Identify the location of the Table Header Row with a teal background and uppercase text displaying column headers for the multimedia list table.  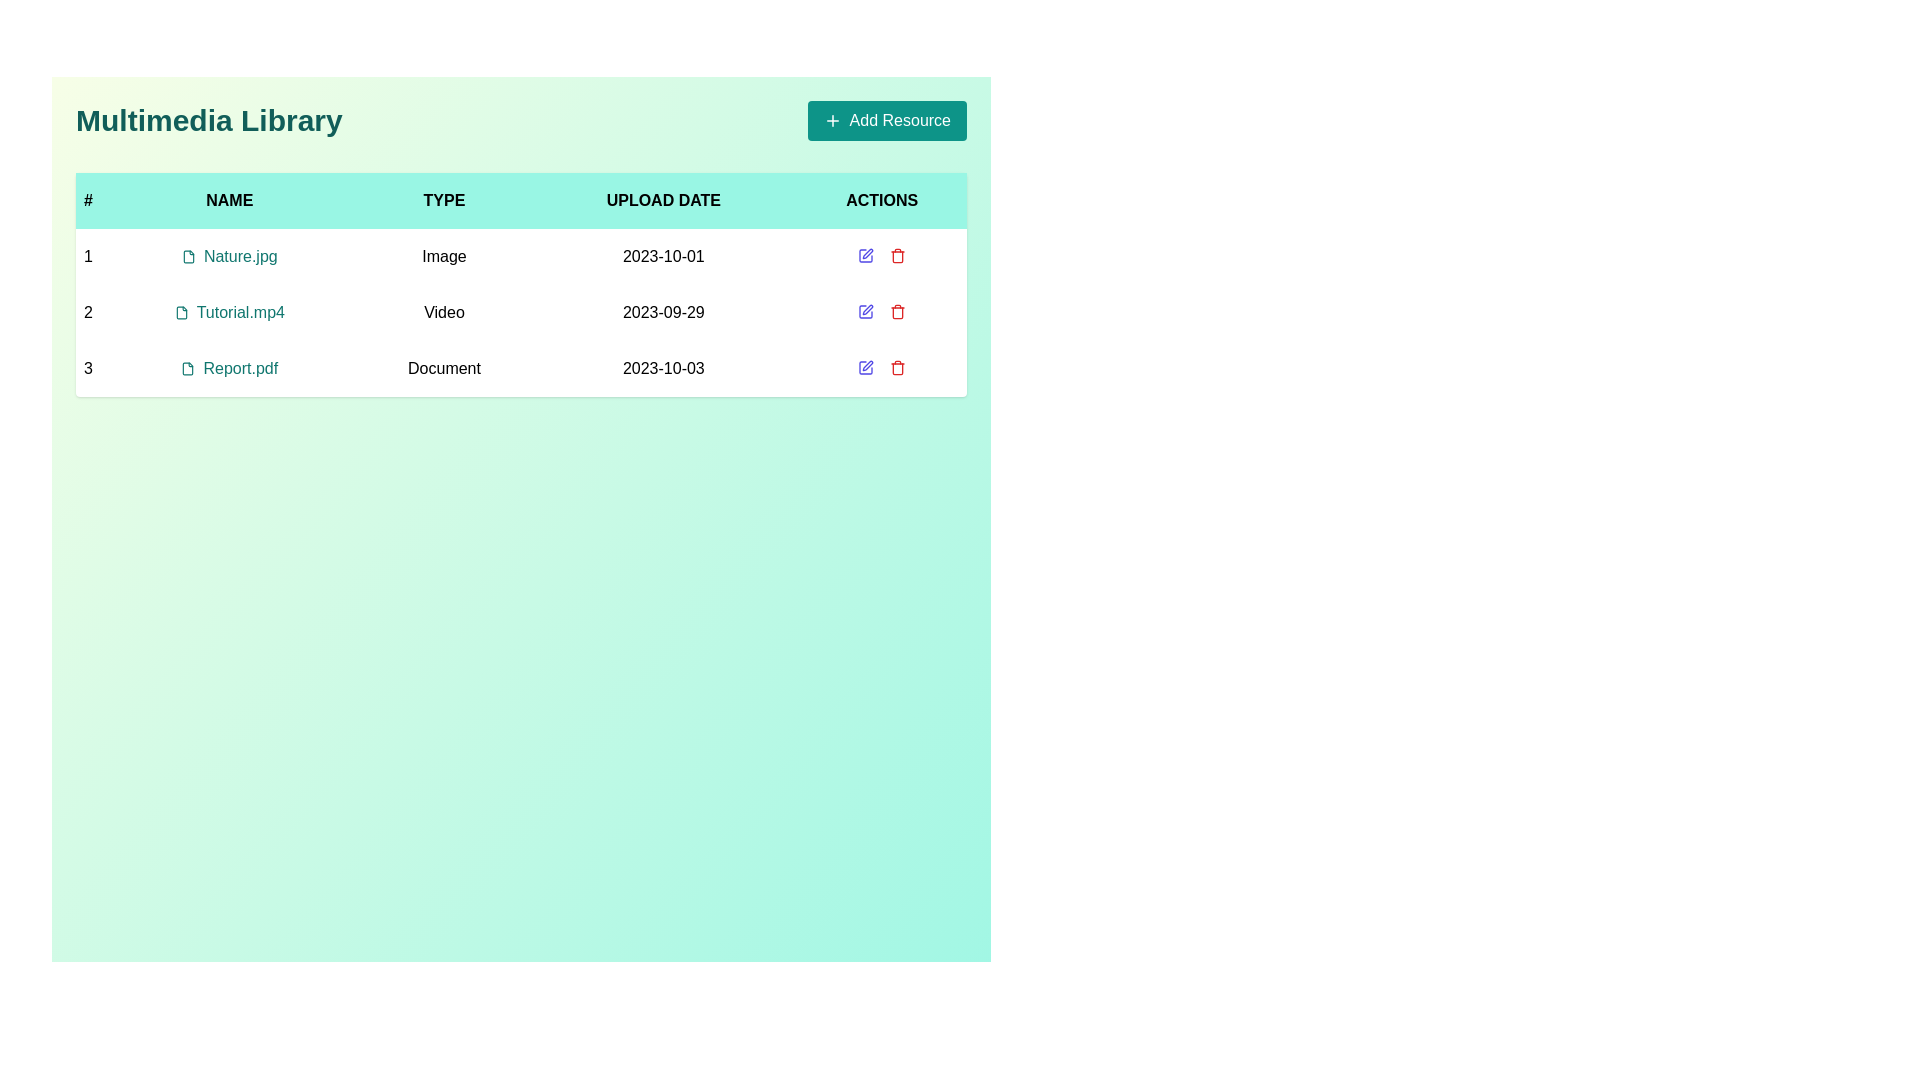
(521, 200).